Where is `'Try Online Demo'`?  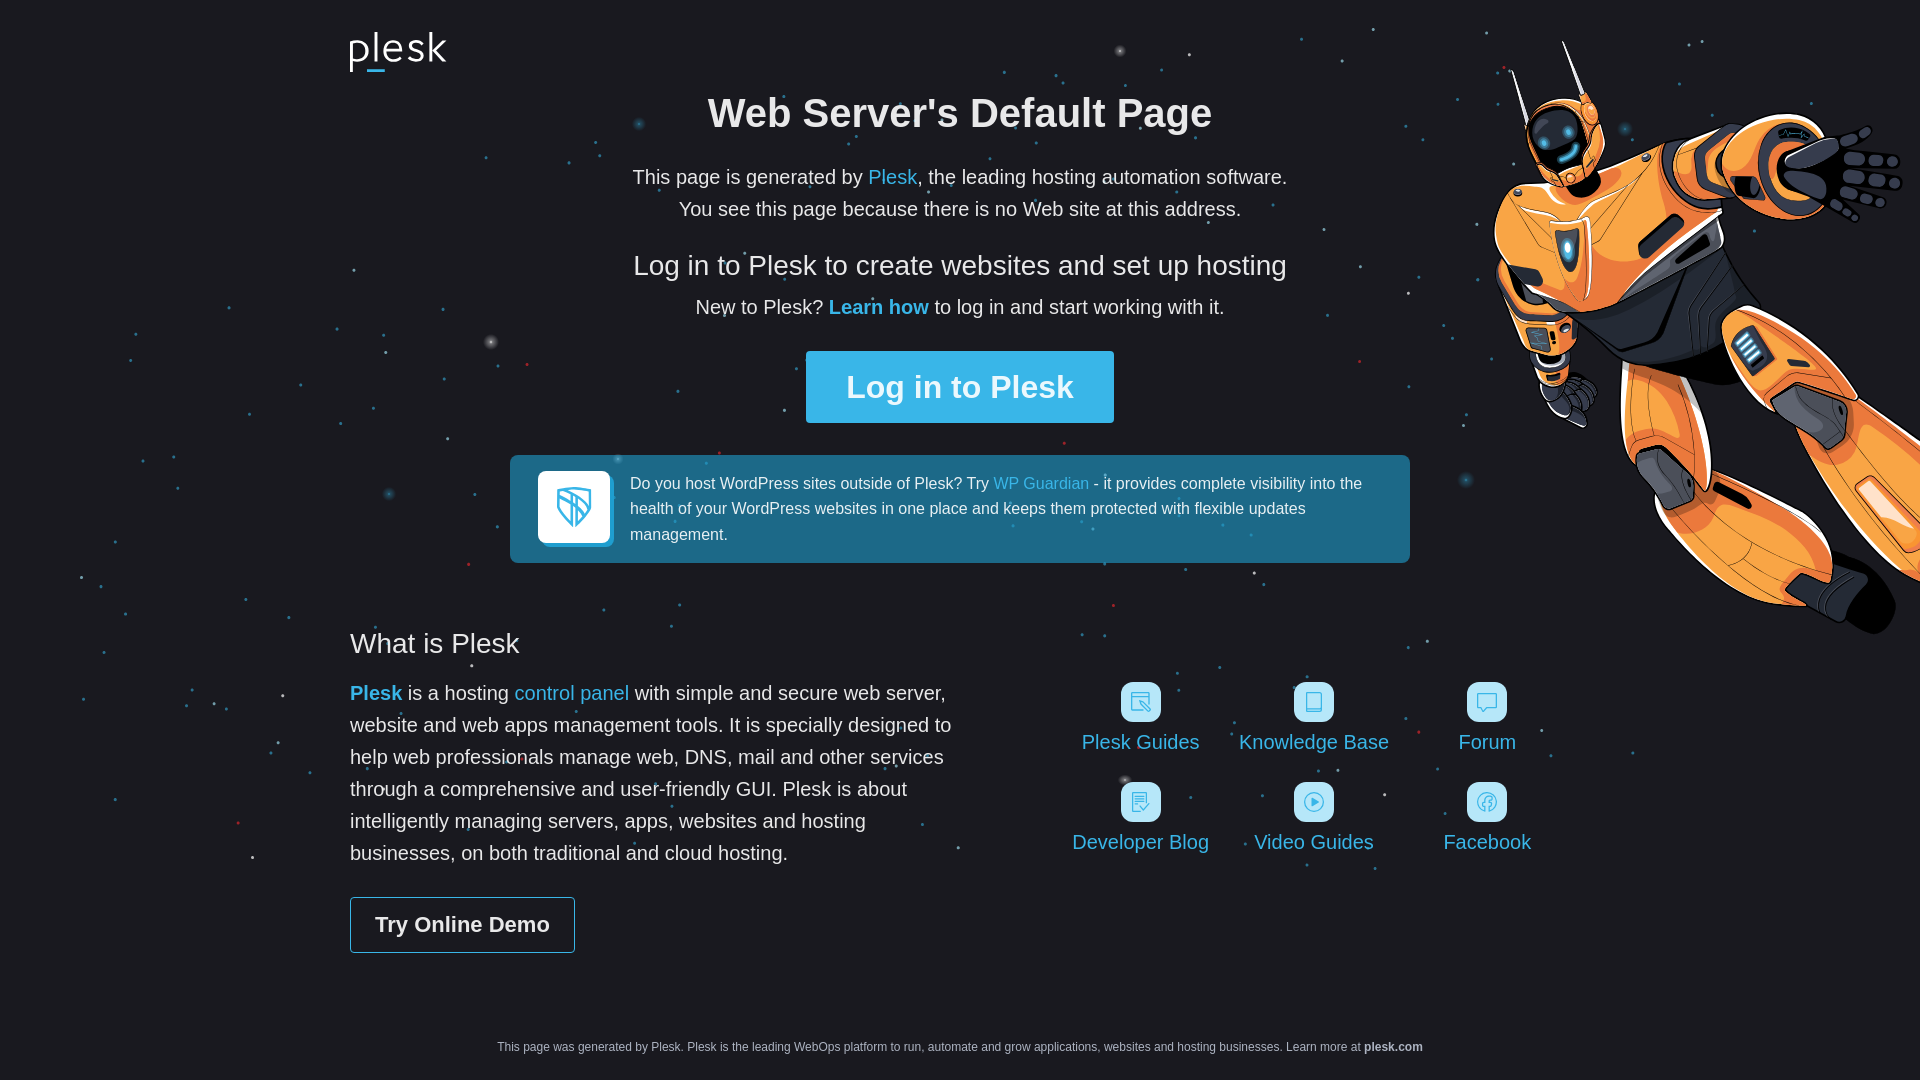 'Try Online Demo' is located at coordinates (461, 925).